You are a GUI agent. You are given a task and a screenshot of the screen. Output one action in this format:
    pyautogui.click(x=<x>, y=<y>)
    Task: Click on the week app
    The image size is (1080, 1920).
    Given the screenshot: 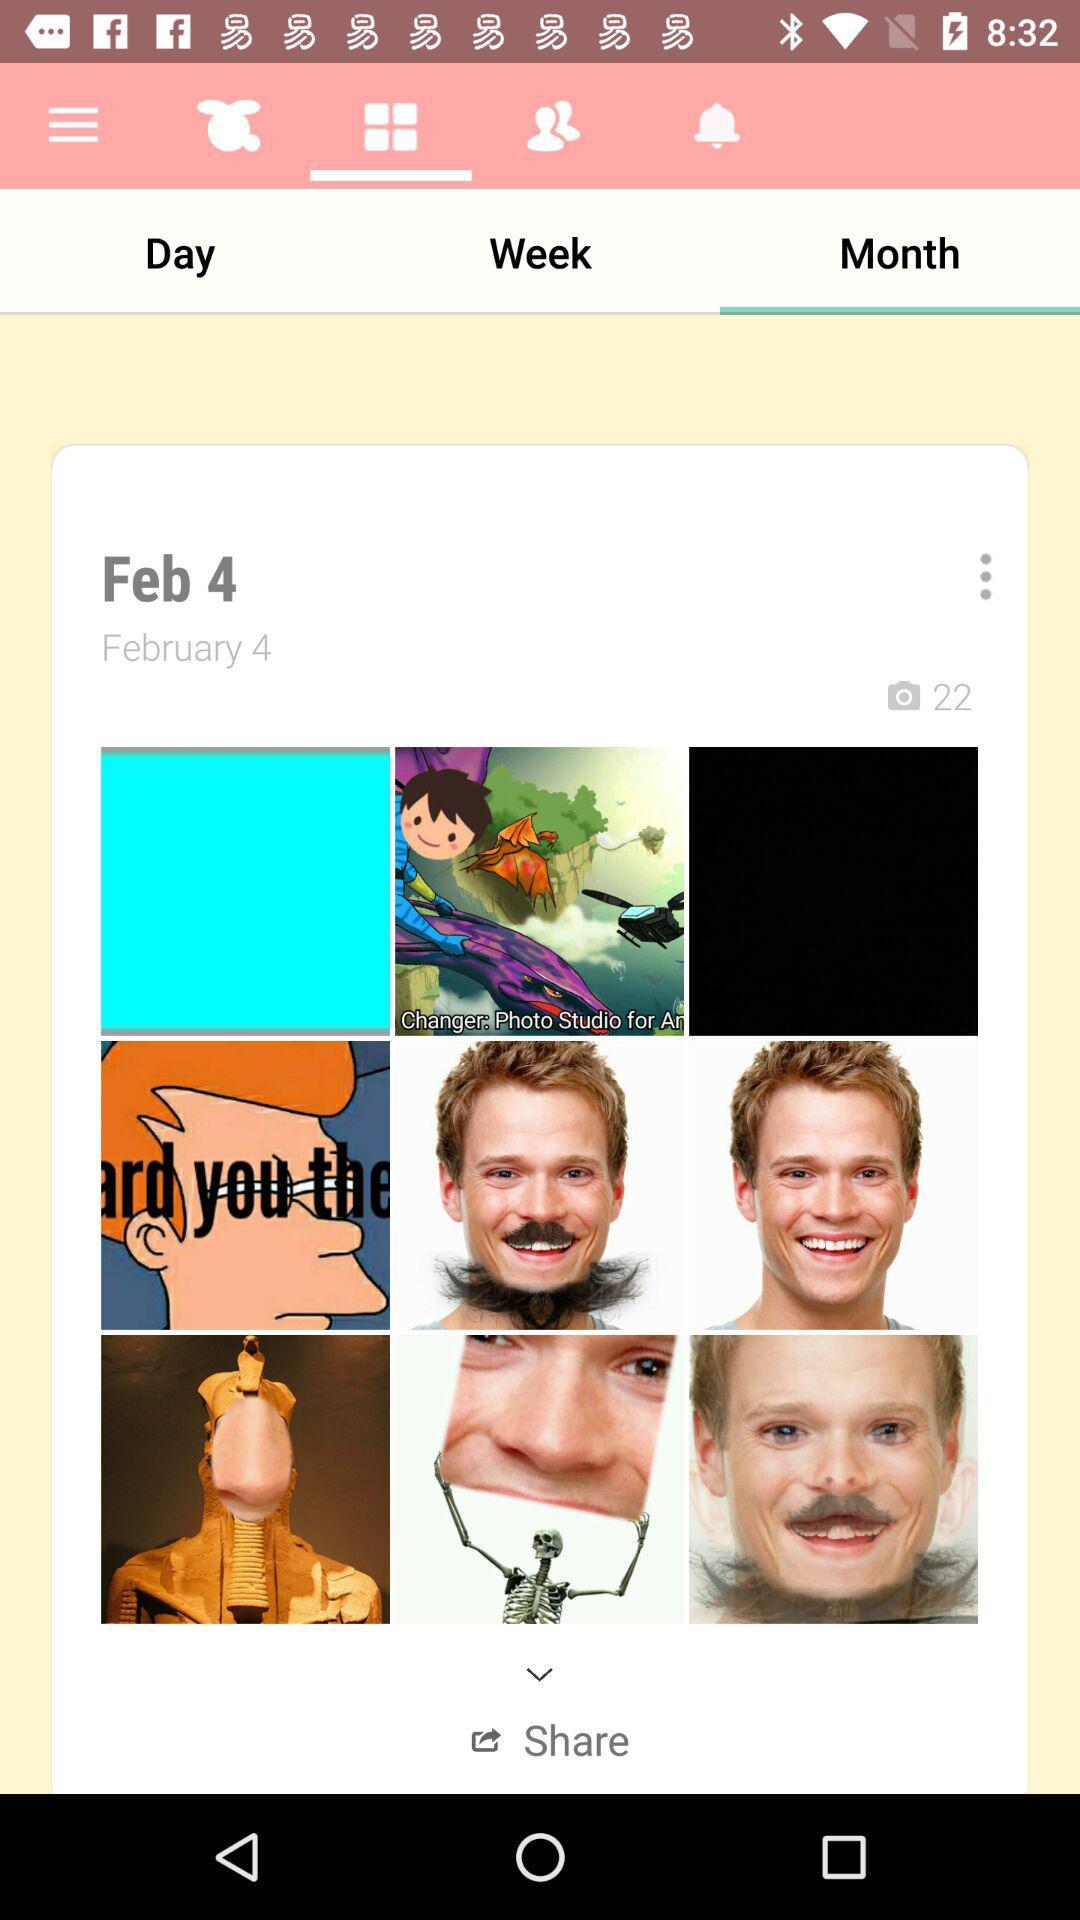 What is the action you would take?
    pyautogui.click(x=540, y=251)
    